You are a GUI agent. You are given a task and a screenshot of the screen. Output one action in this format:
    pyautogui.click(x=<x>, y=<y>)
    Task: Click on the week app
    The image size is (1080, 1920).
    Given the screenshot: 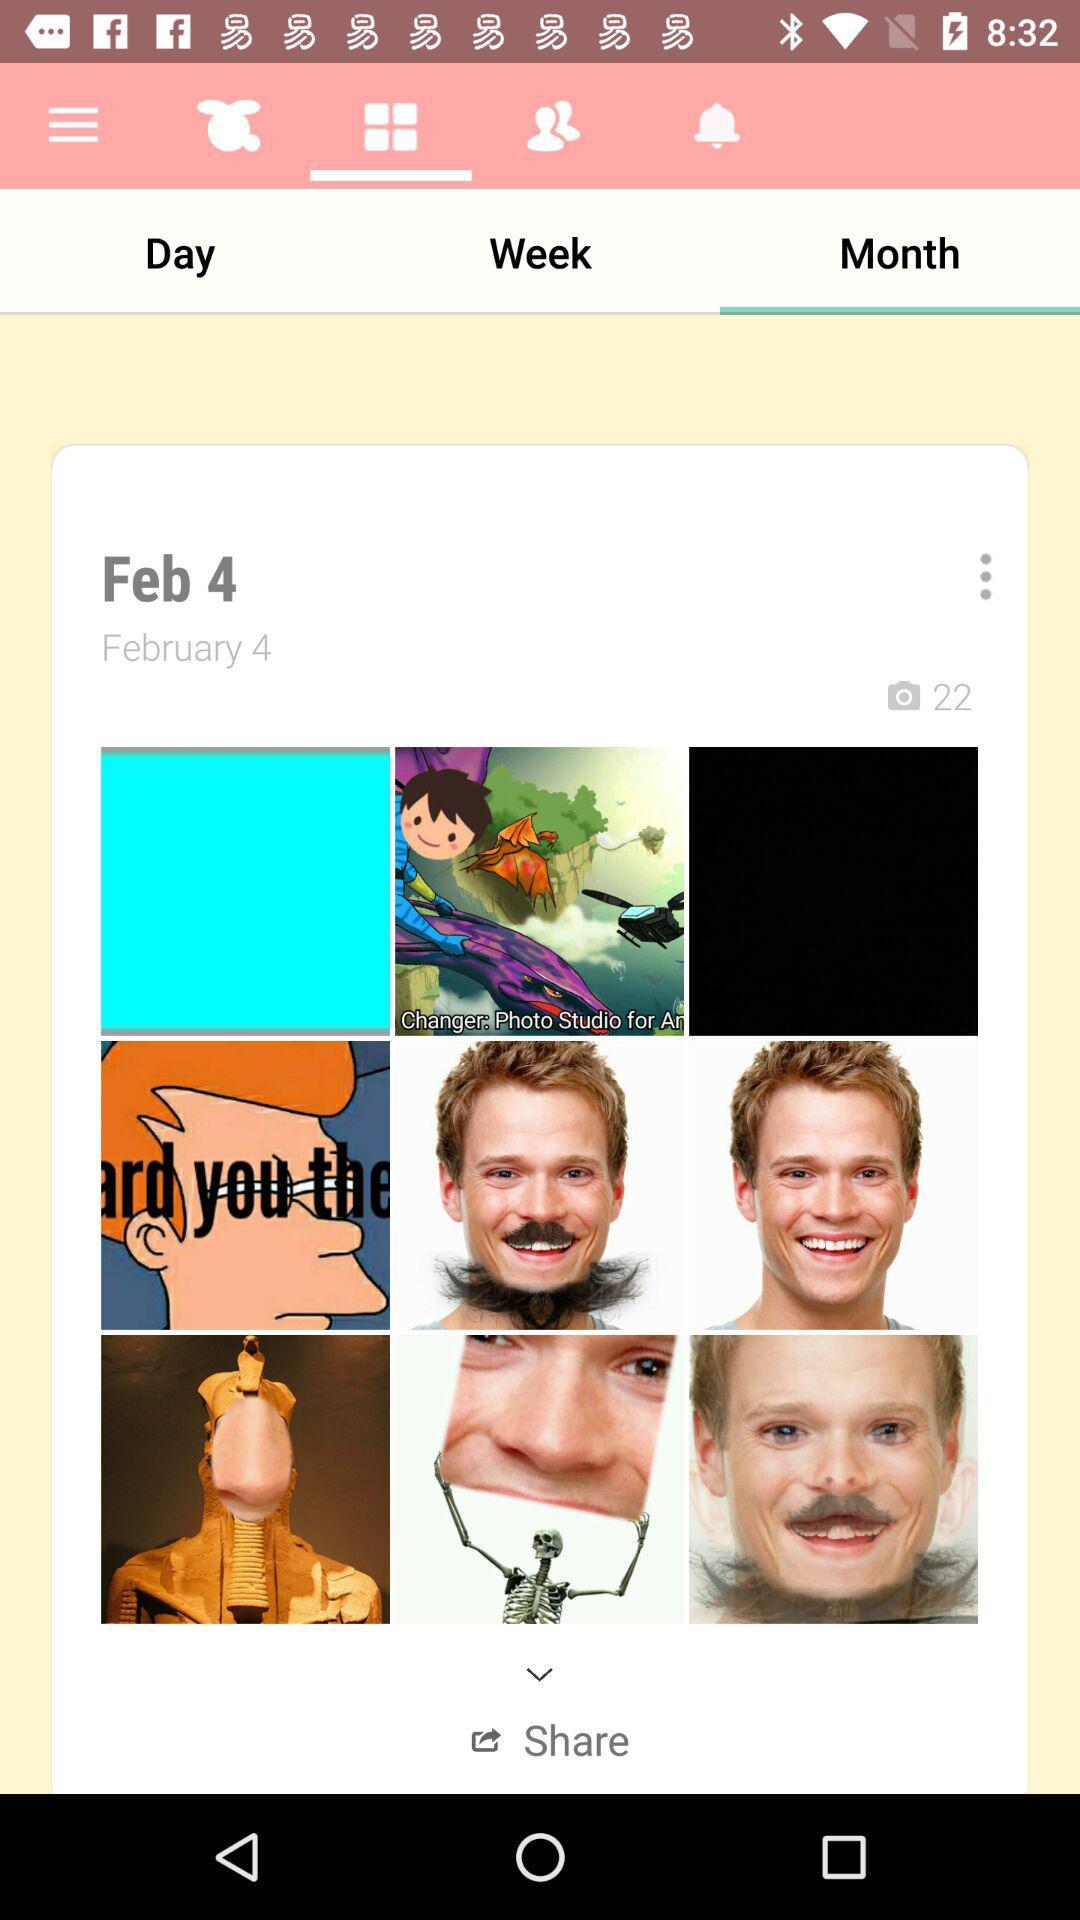 What is the action you would take?
    pyautogui.click(x=540, y=251)
    